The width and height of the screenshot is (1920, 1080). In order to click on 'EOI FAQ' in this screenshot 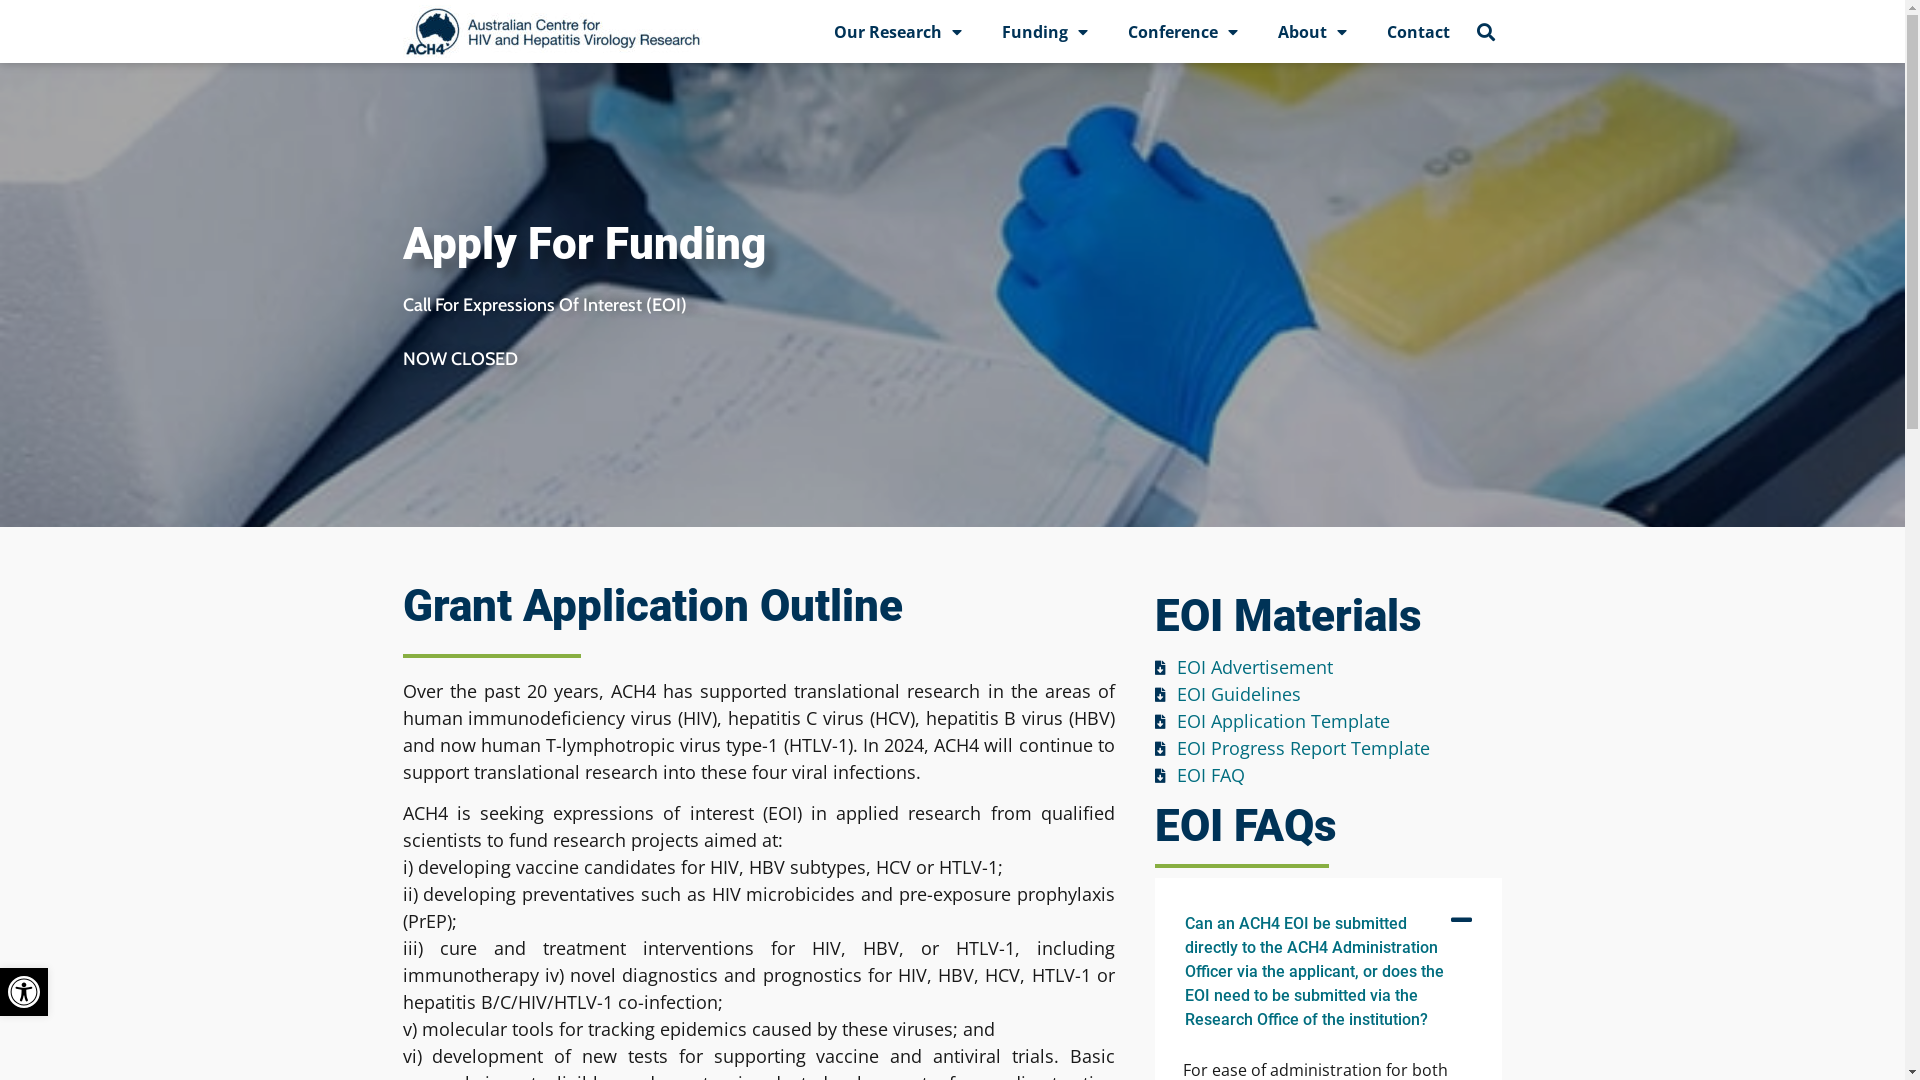, I will do `click(1329, 774)`.